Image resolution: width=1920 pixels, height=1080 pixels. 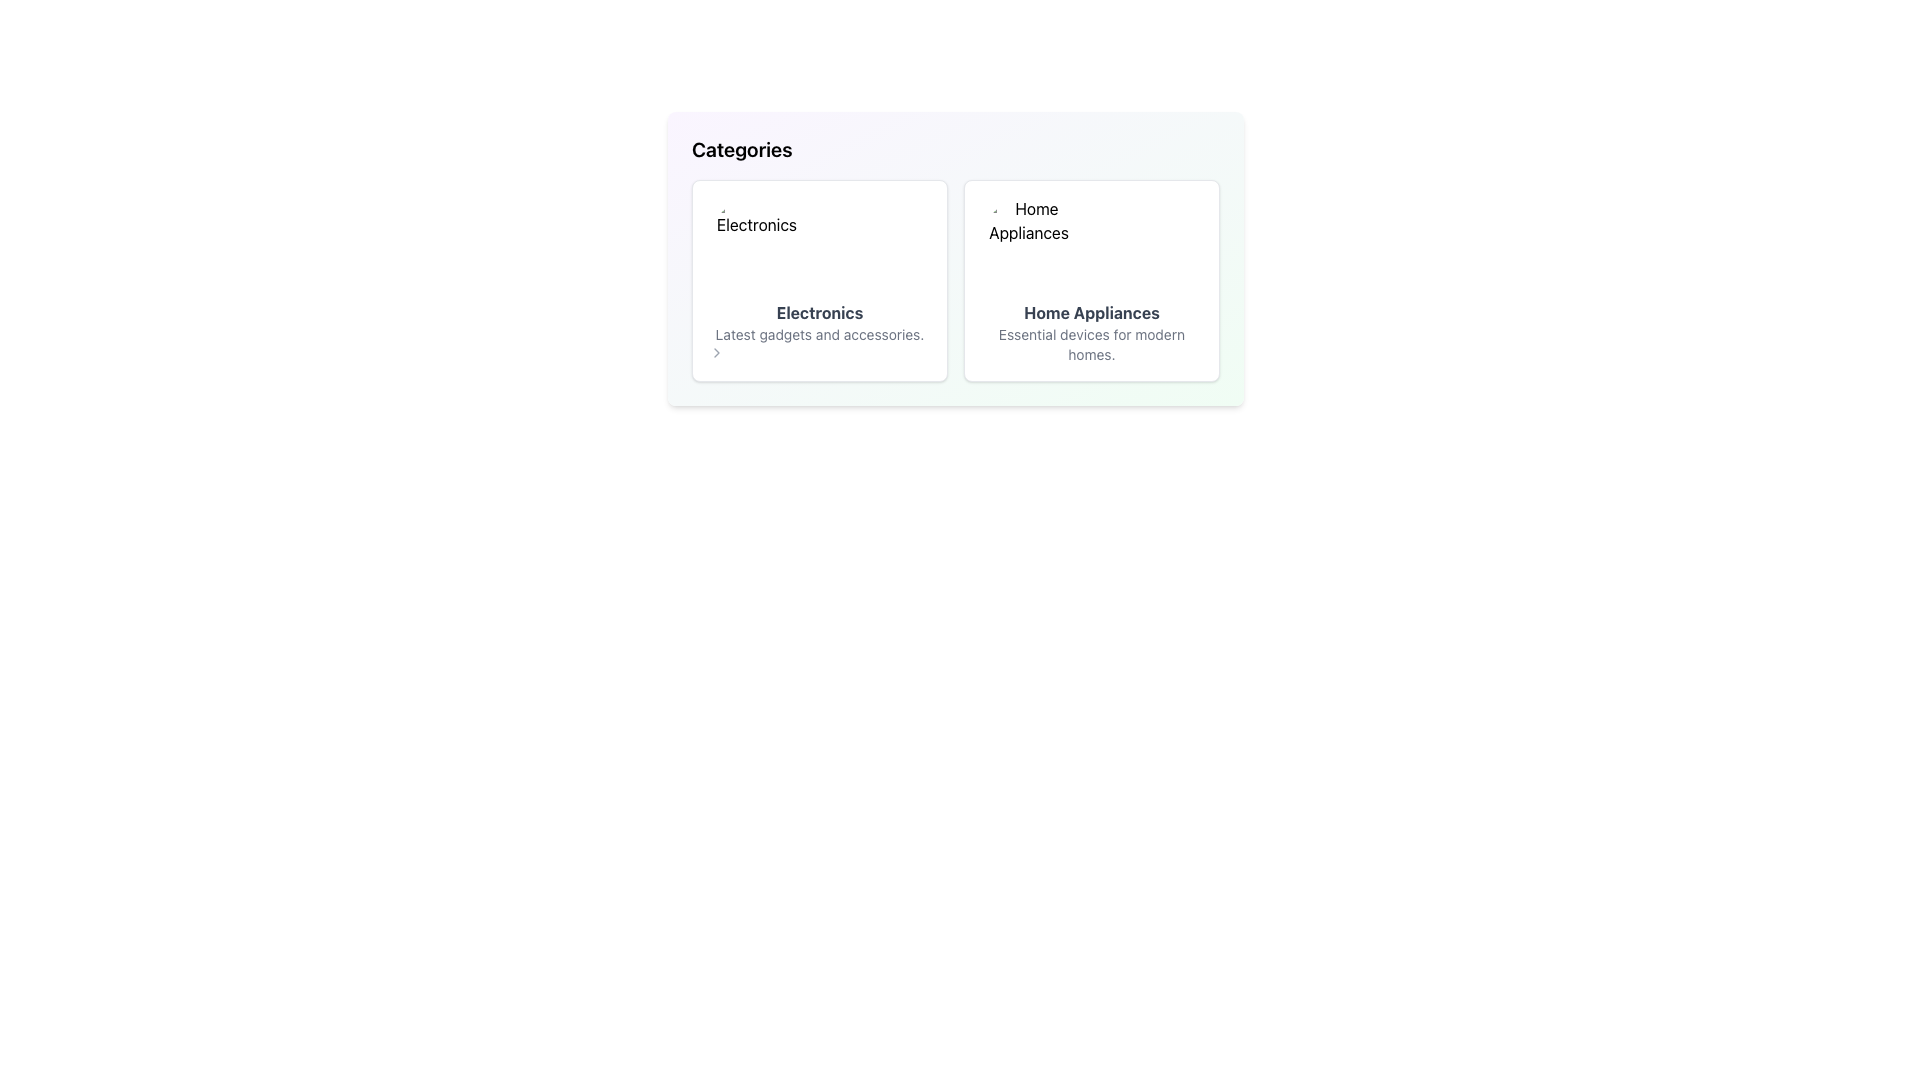 I want to click on the image representing the 'Home Appliances' category, which is located in the second section under the 'Categories' label, so click(x=1028, y=244).